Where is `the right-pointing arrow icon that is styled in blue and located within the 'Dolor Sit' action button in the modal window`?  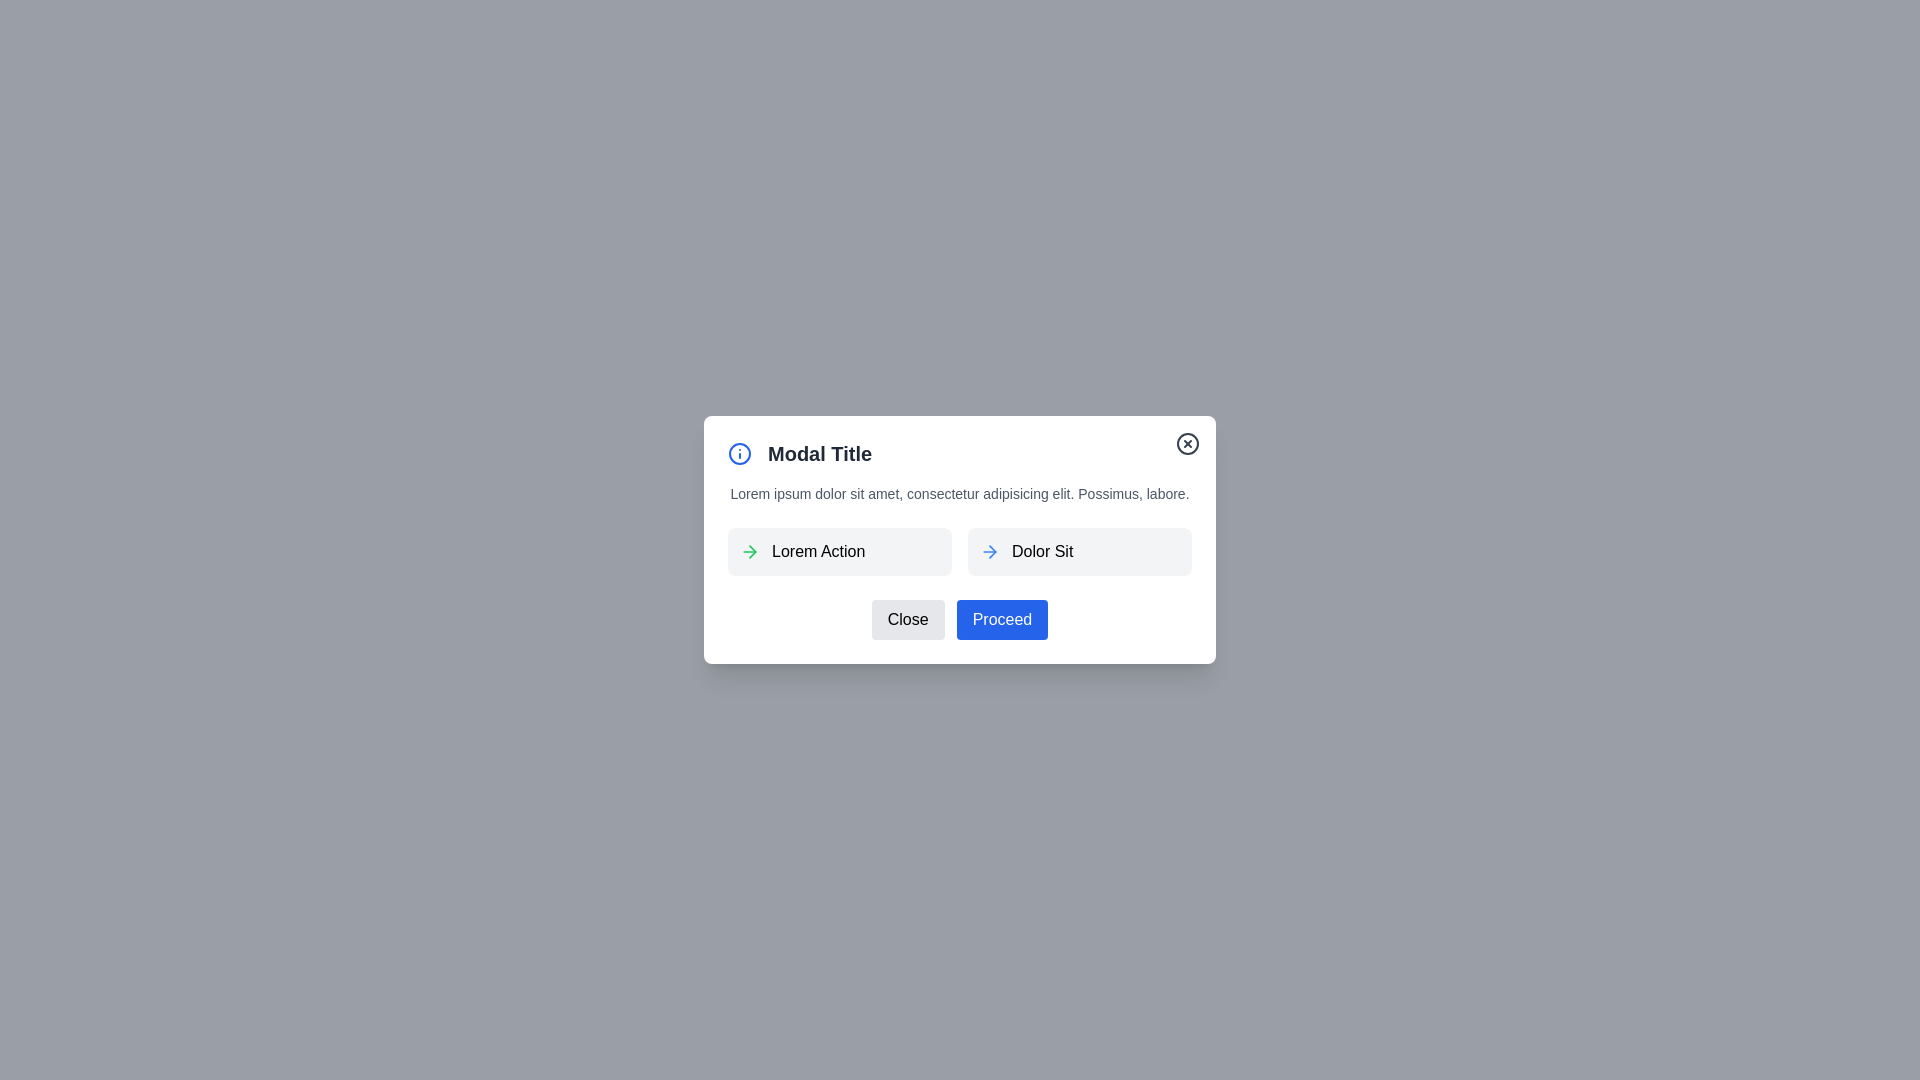
the right-pointing arrow icon that is styled in blue and located within the 'Dolor Sit' action button in the modal window is located at coordinates (992, 551).